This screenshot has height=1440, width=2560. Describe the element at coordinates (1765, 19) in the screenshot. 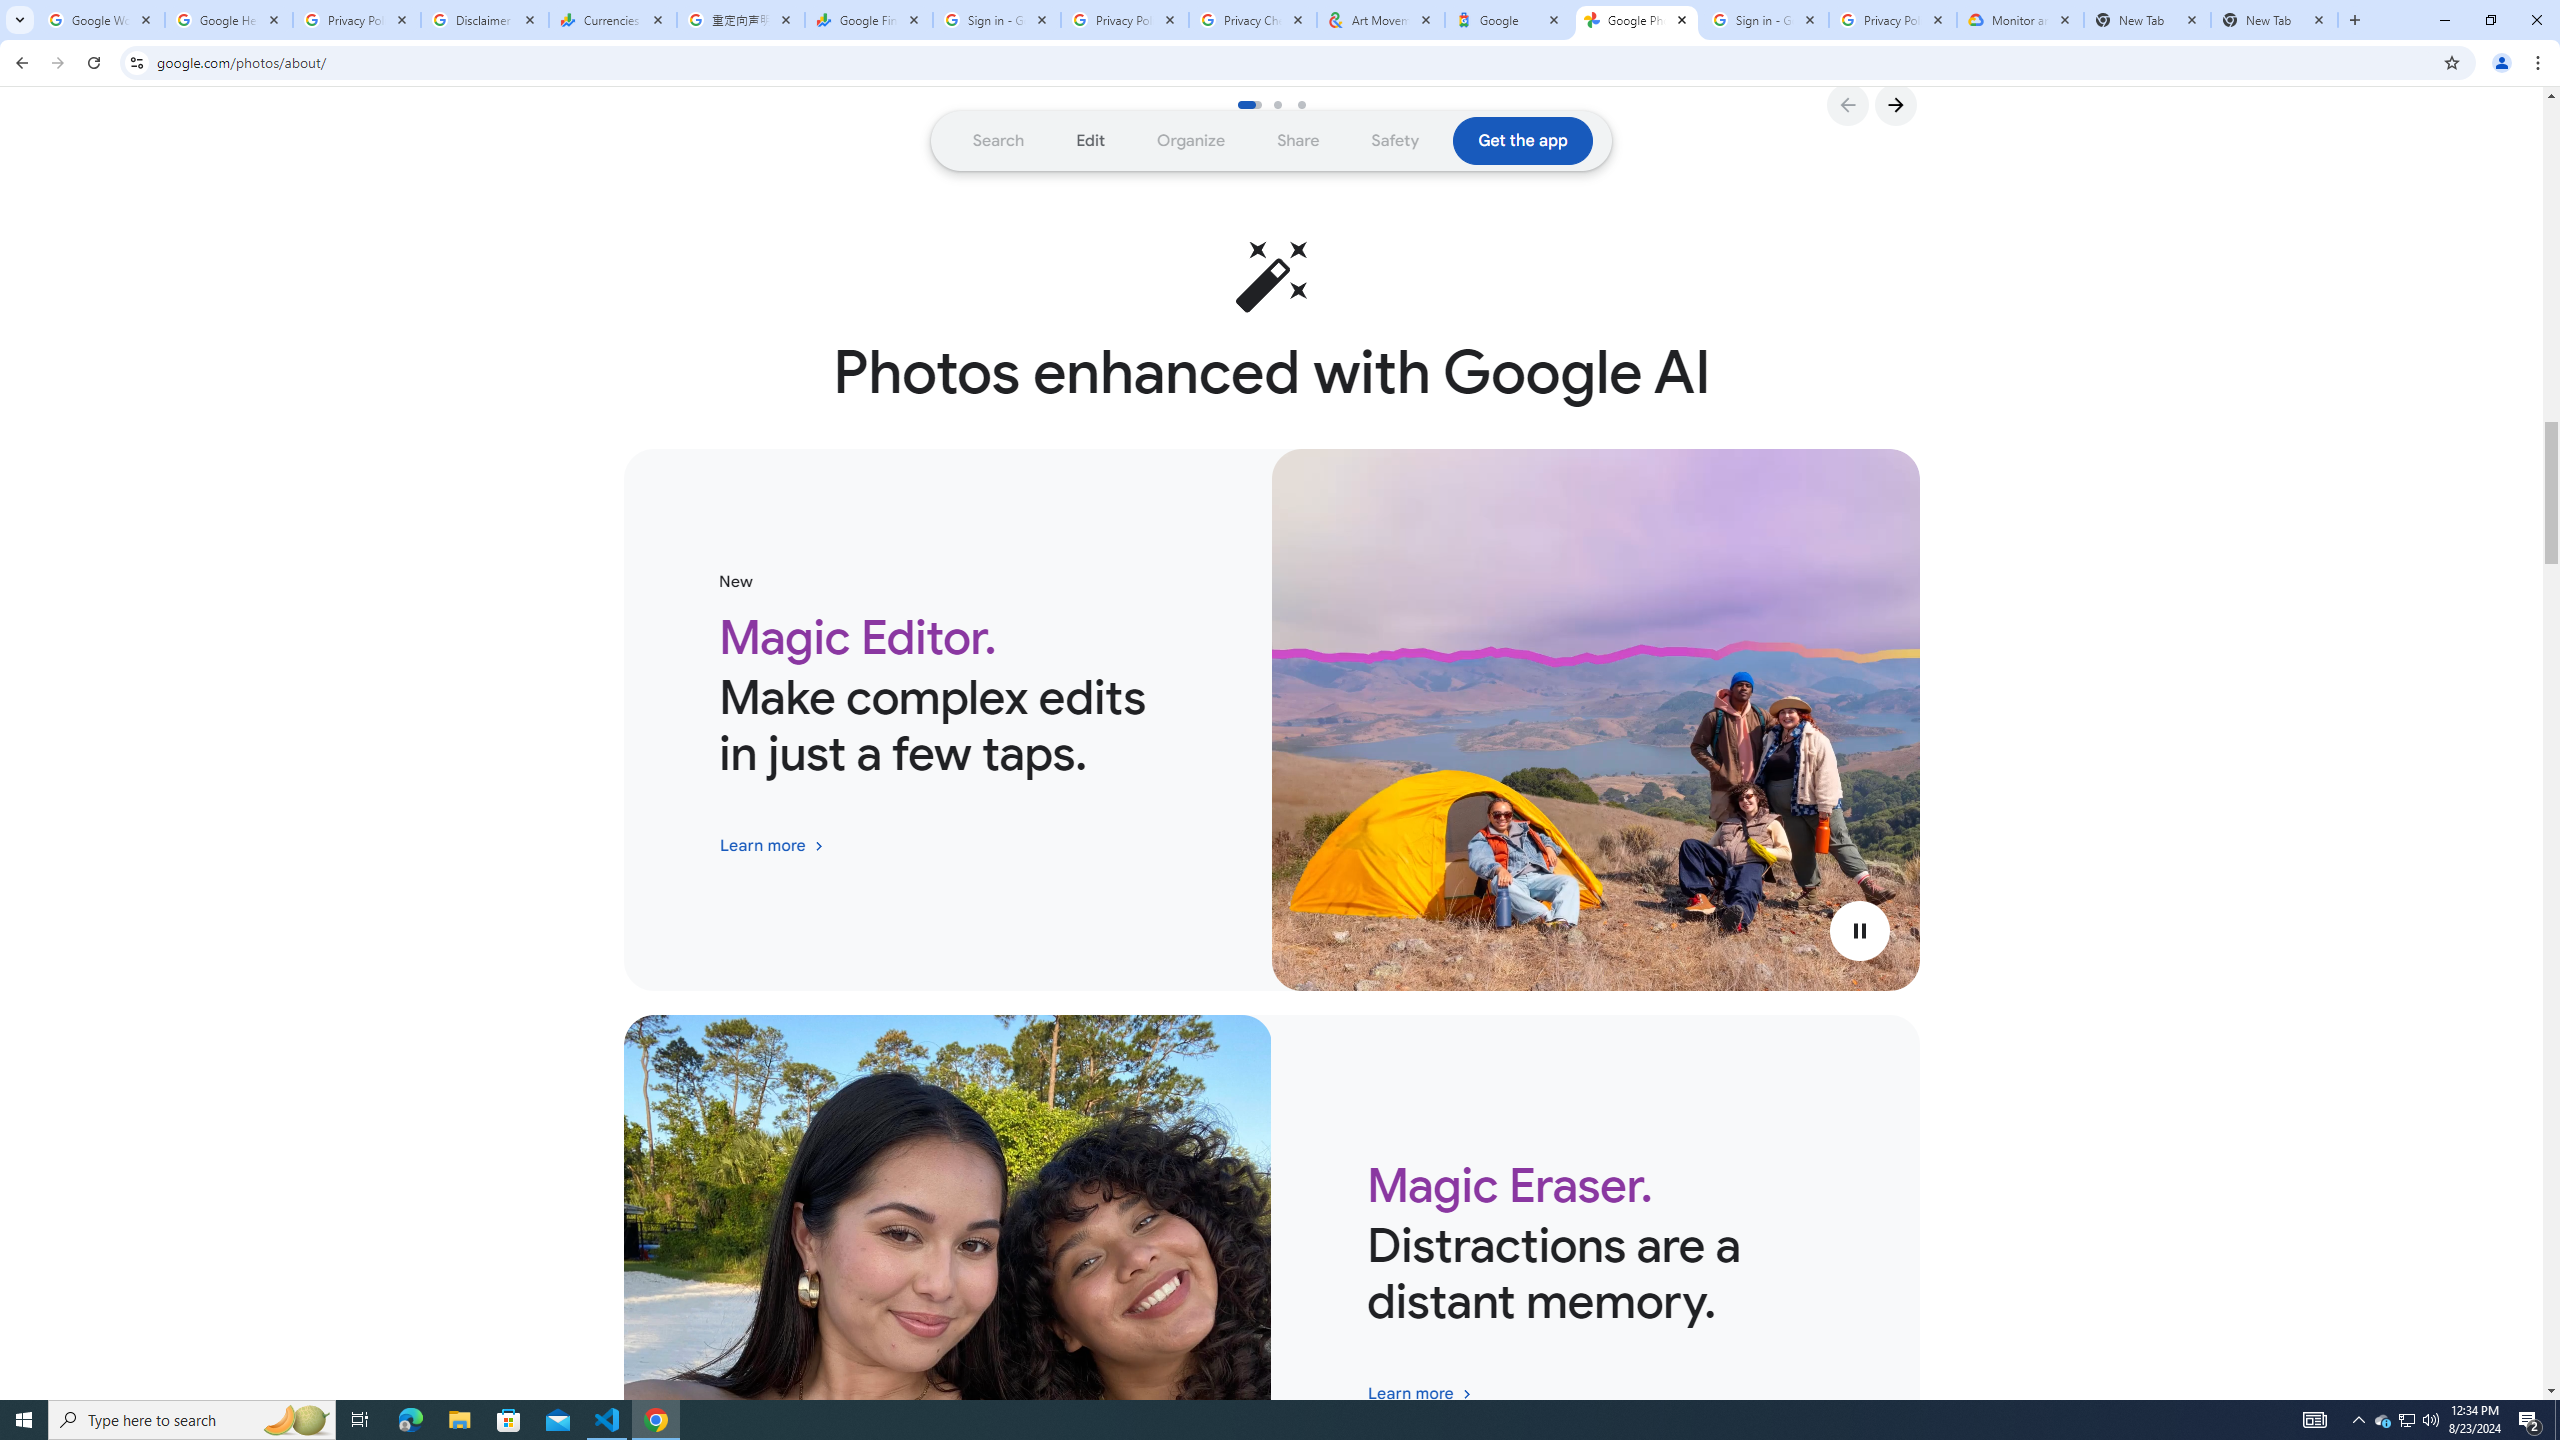

I see `'Sign in - Google Accounts'` at that location.